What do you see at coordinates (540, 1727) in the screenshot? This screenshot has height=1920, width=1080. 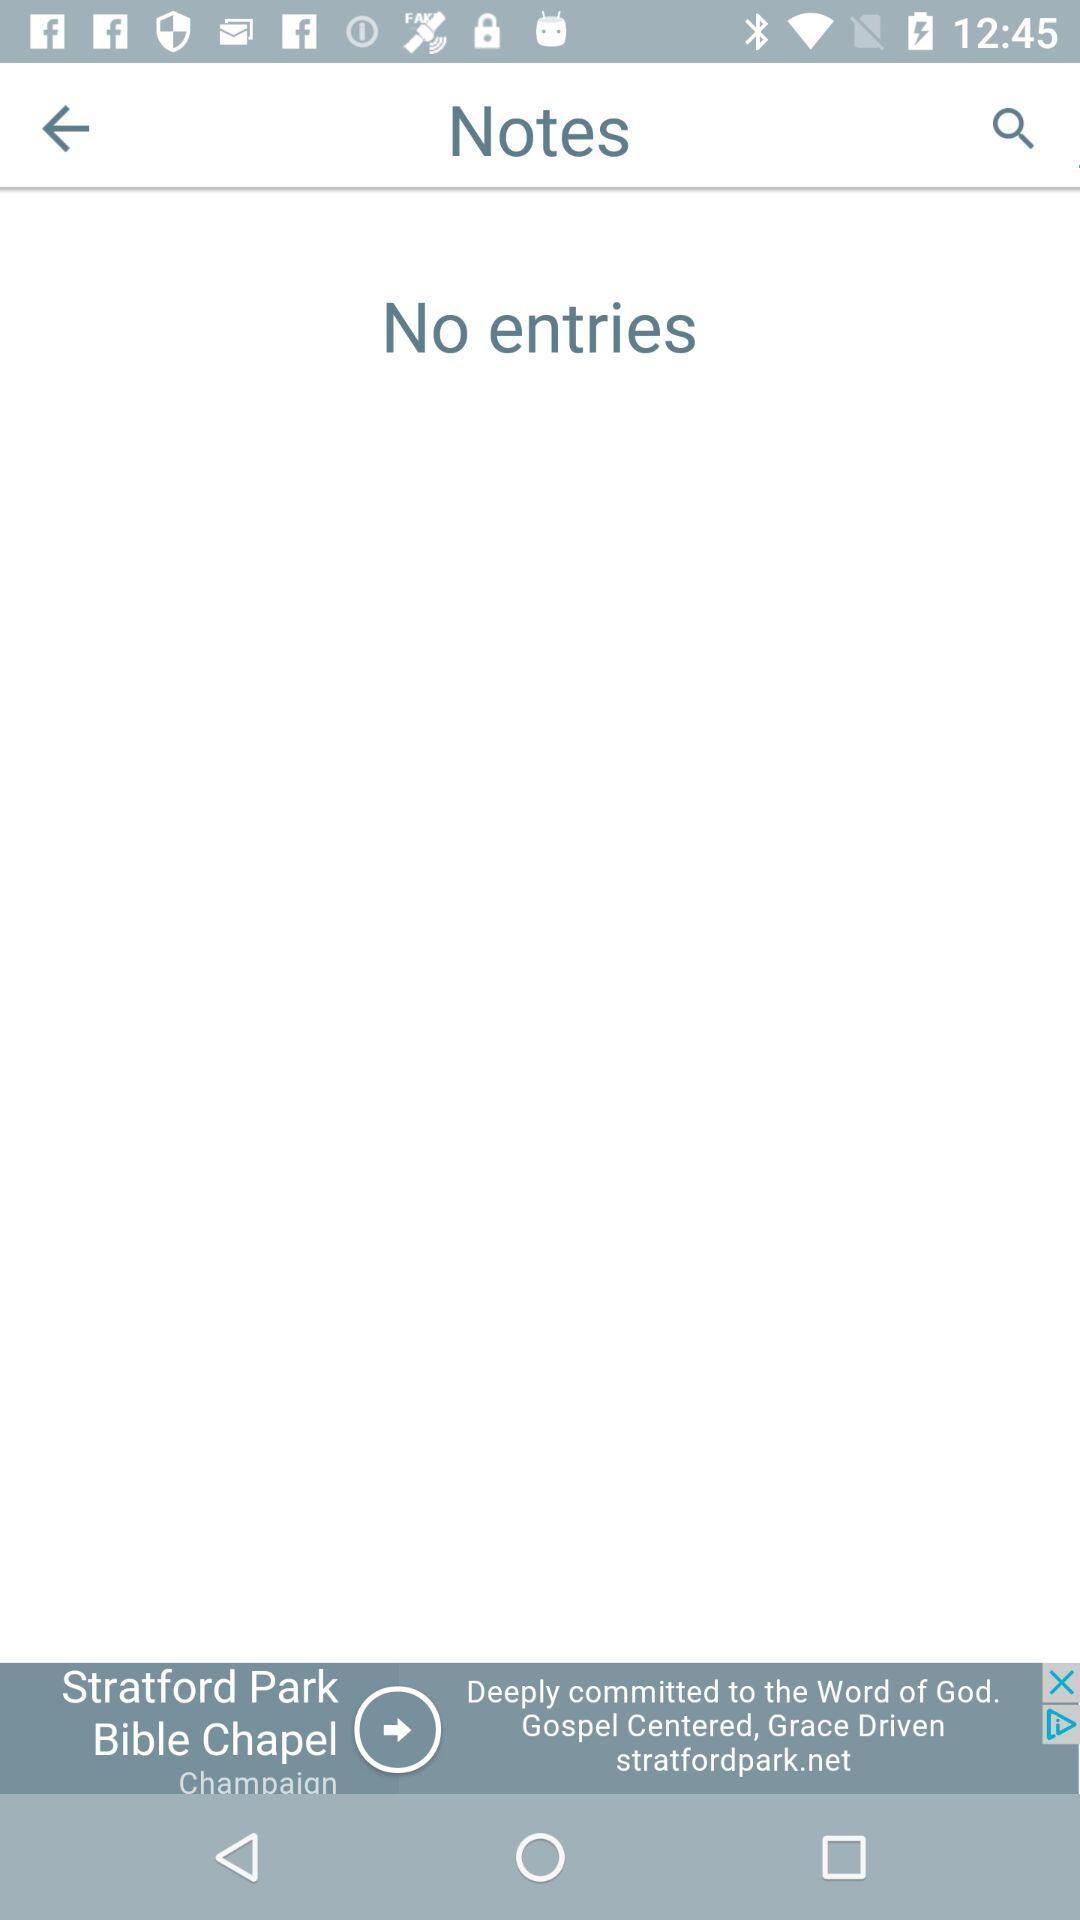 I see `open the advertisement` at bounding box center [540, 1727].